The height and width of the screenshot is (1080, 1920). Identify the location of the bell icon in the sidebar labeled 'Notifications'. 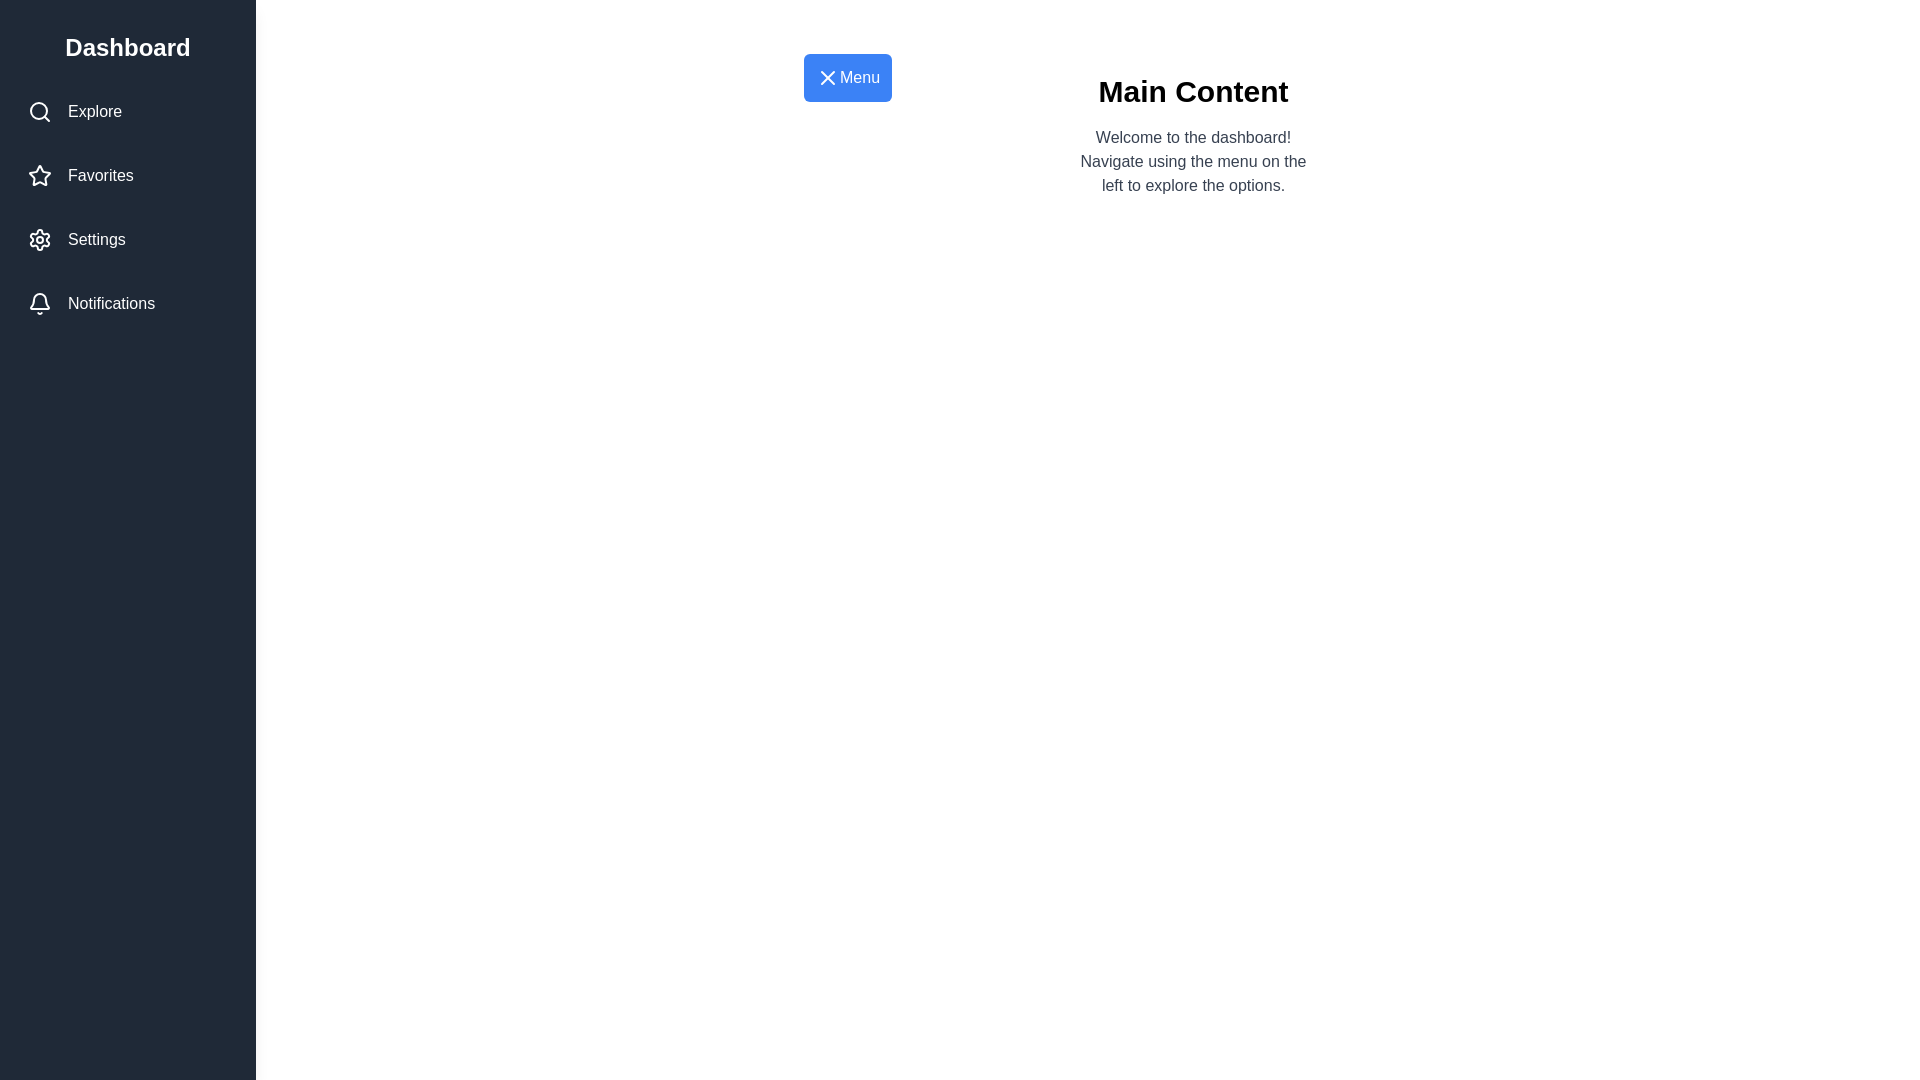
(39, 304).